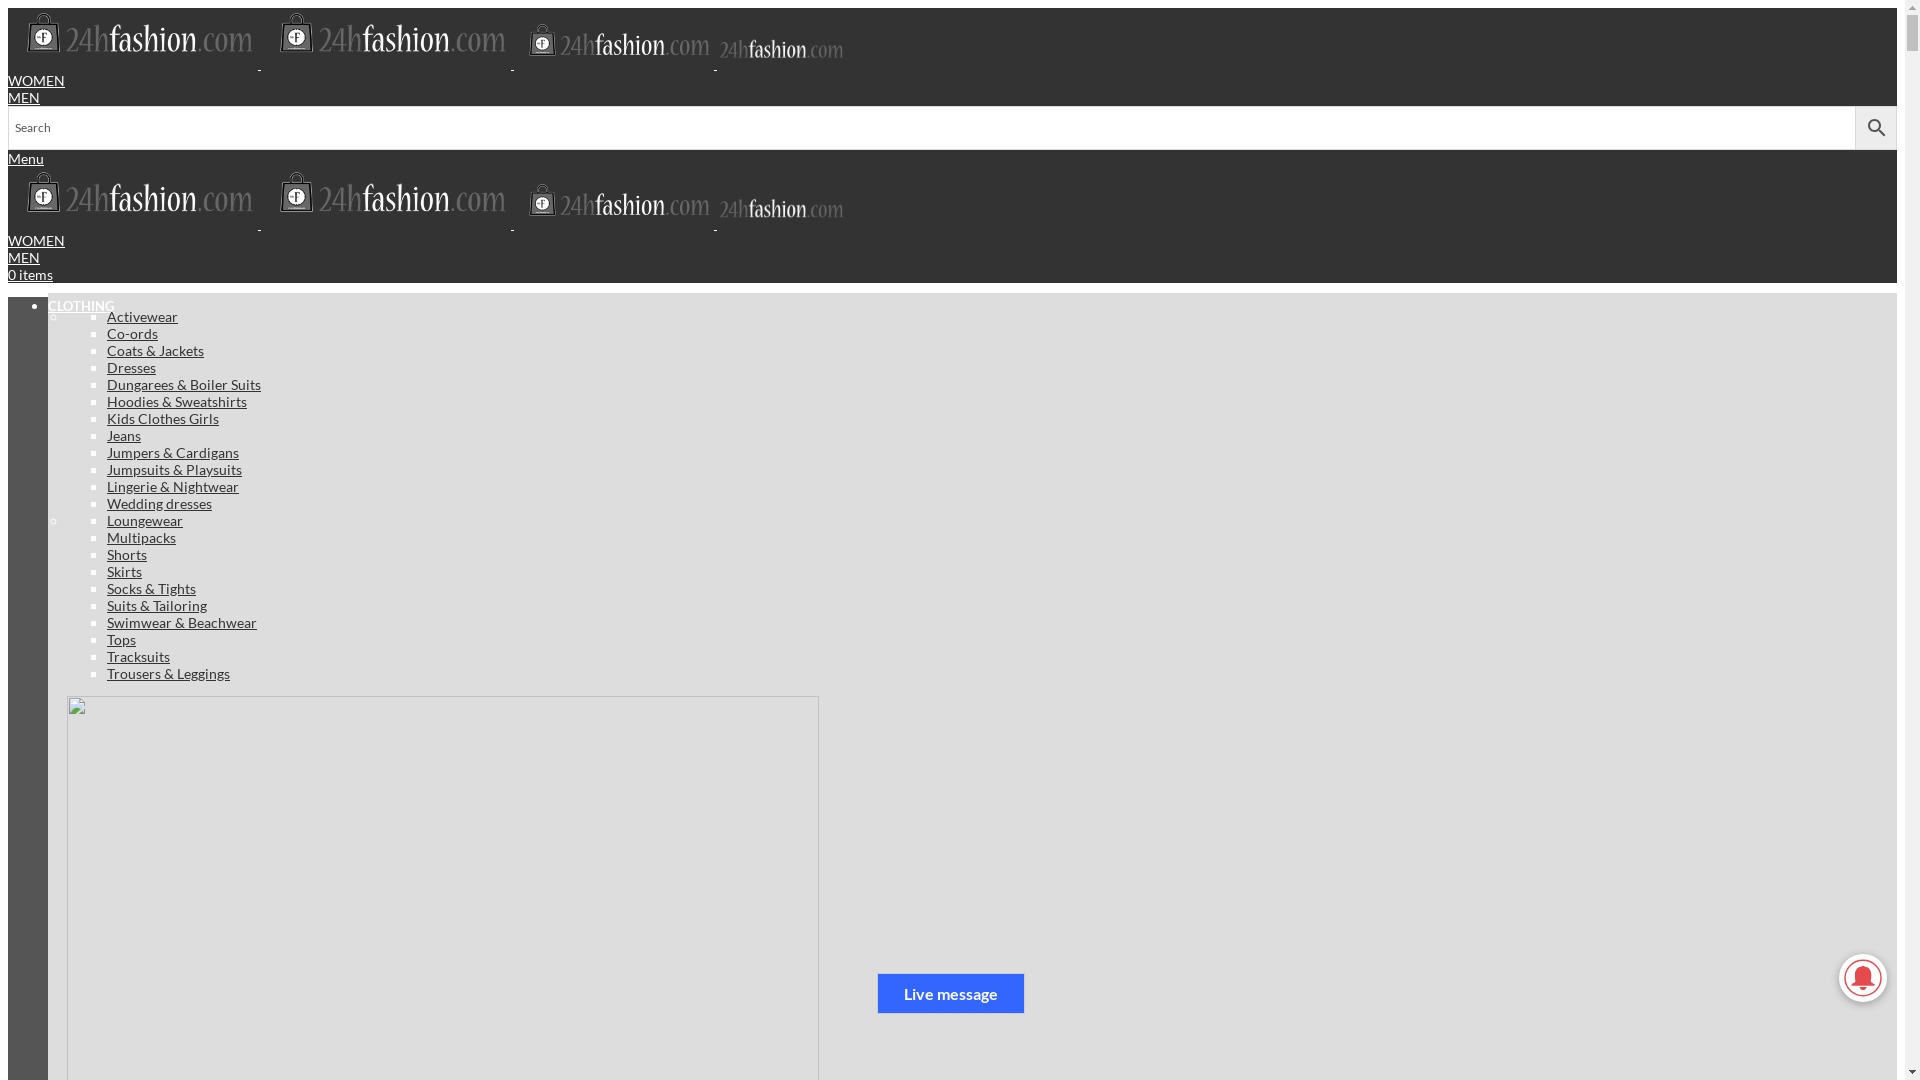 This screenshot has height=1080, width=1920. Describe the element at coordinates (105, 315) in the screenshot. I see `'Activewear'` at that location.